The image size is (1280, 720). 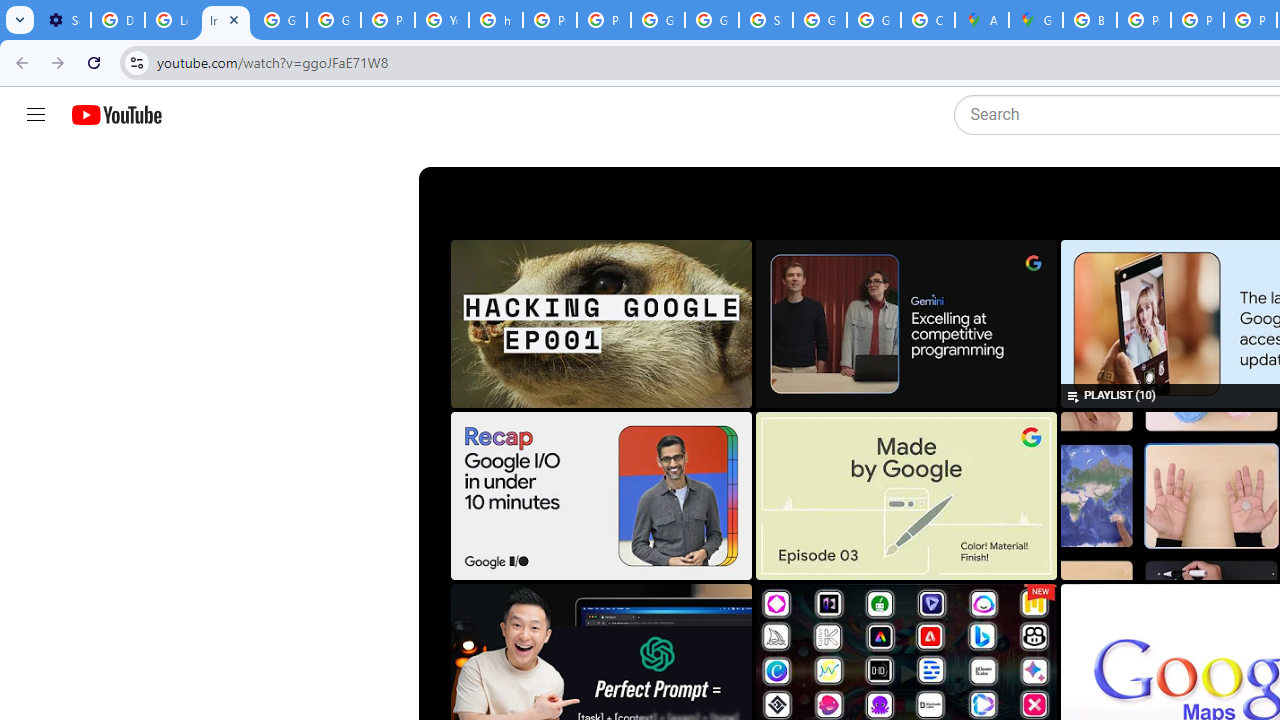 I want to click on 'Google Account Help', so click(x=279, y=20).